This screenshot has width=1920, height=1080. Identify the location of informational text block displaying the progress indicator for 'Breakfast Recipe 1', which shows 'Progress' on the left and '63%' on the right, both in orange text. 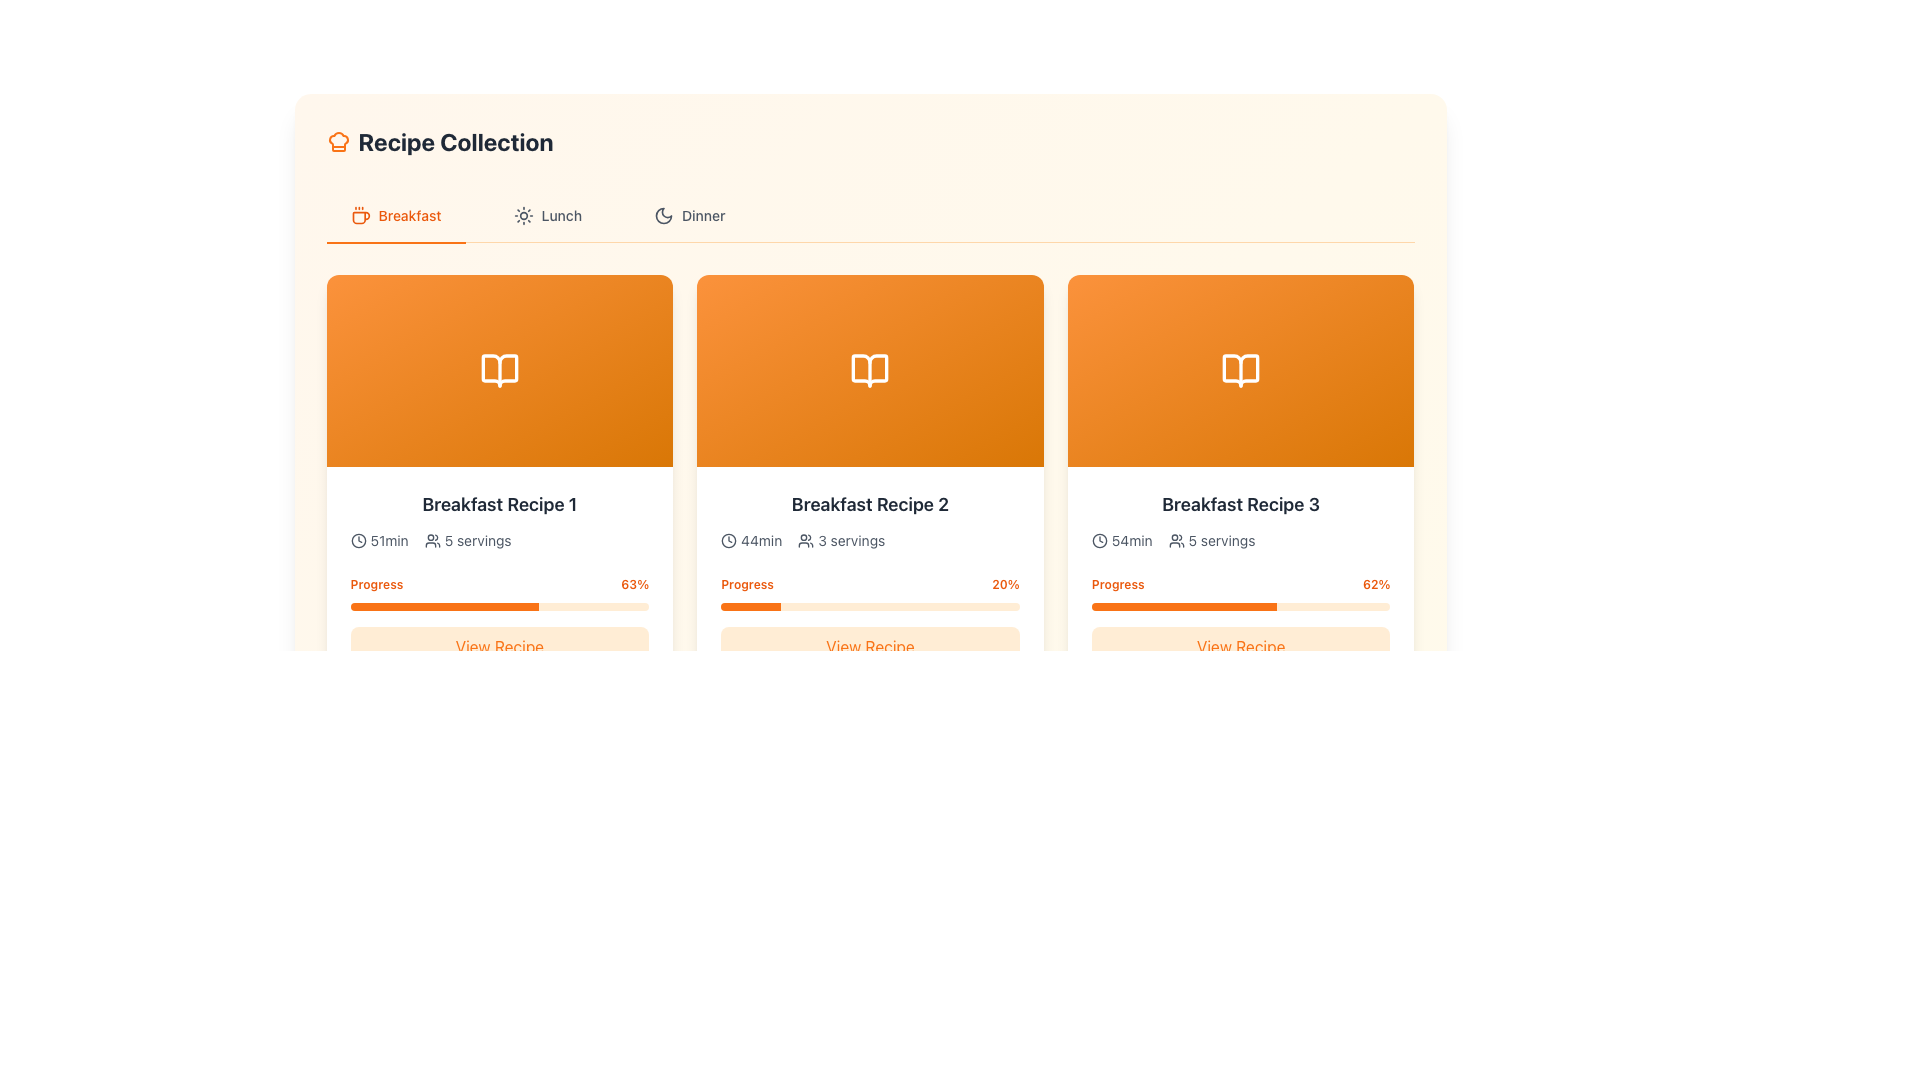
(499, 582).